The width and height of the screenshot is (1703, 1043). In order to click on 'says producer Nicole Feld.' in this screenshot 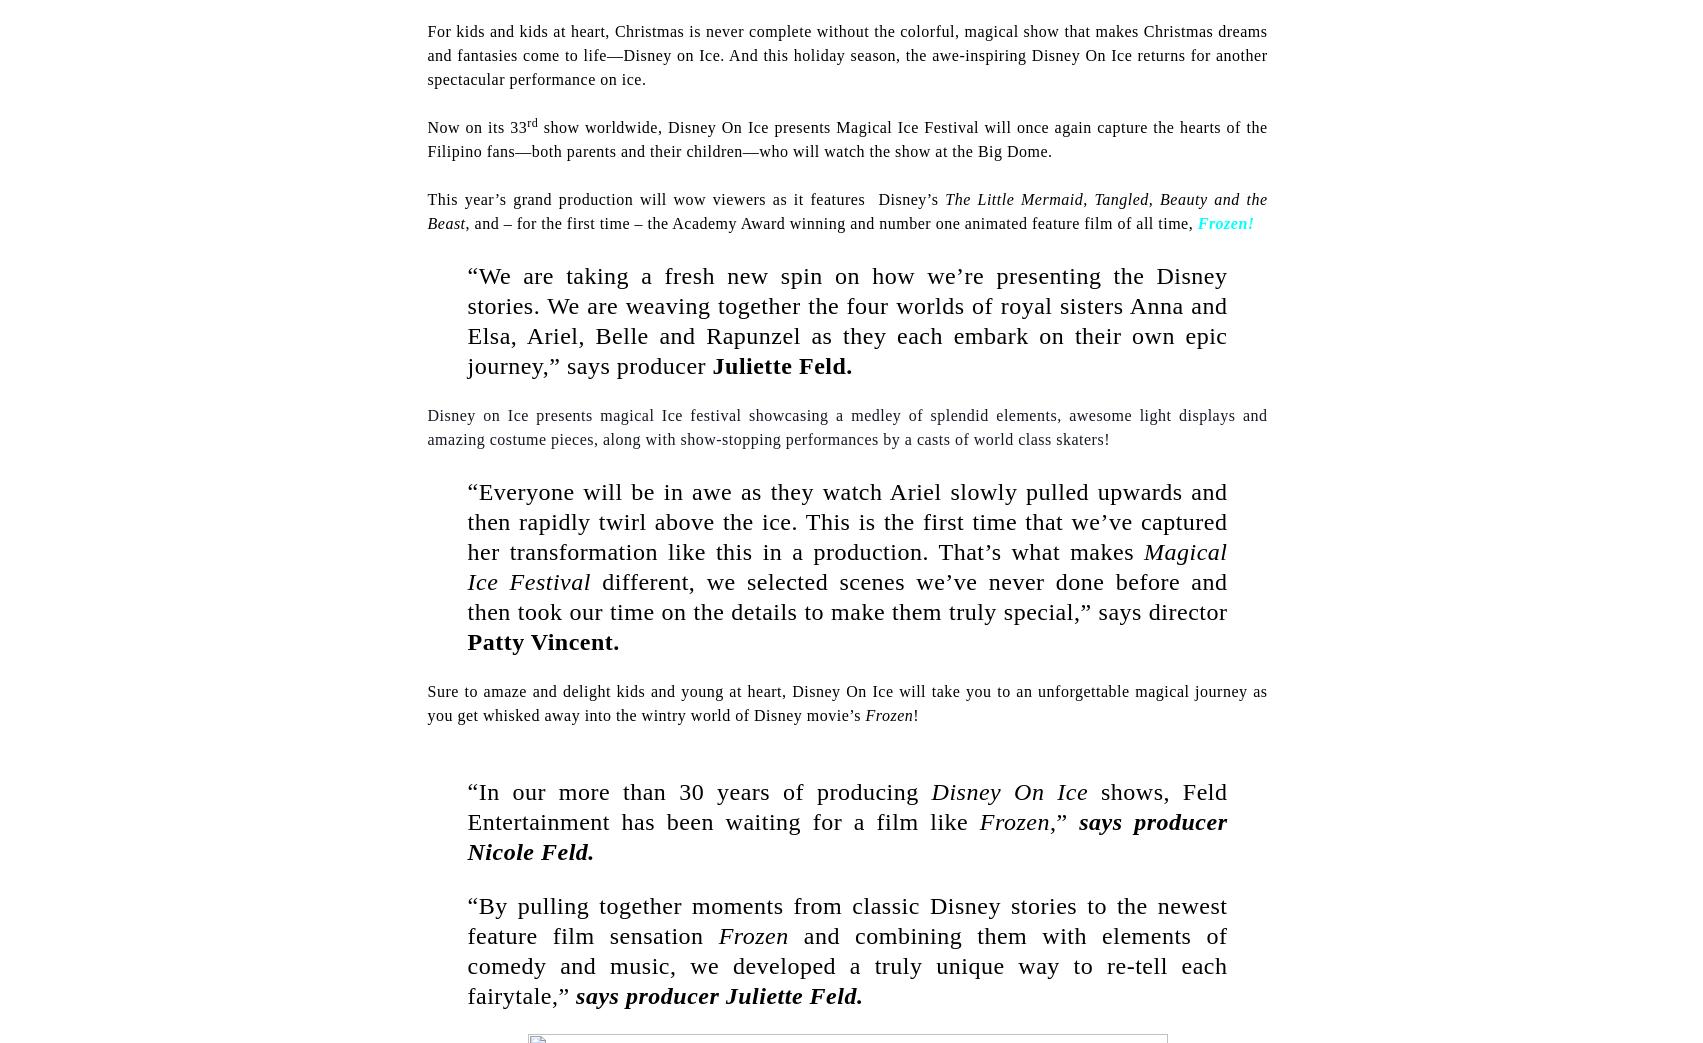, I will do `click(847, 837)`.